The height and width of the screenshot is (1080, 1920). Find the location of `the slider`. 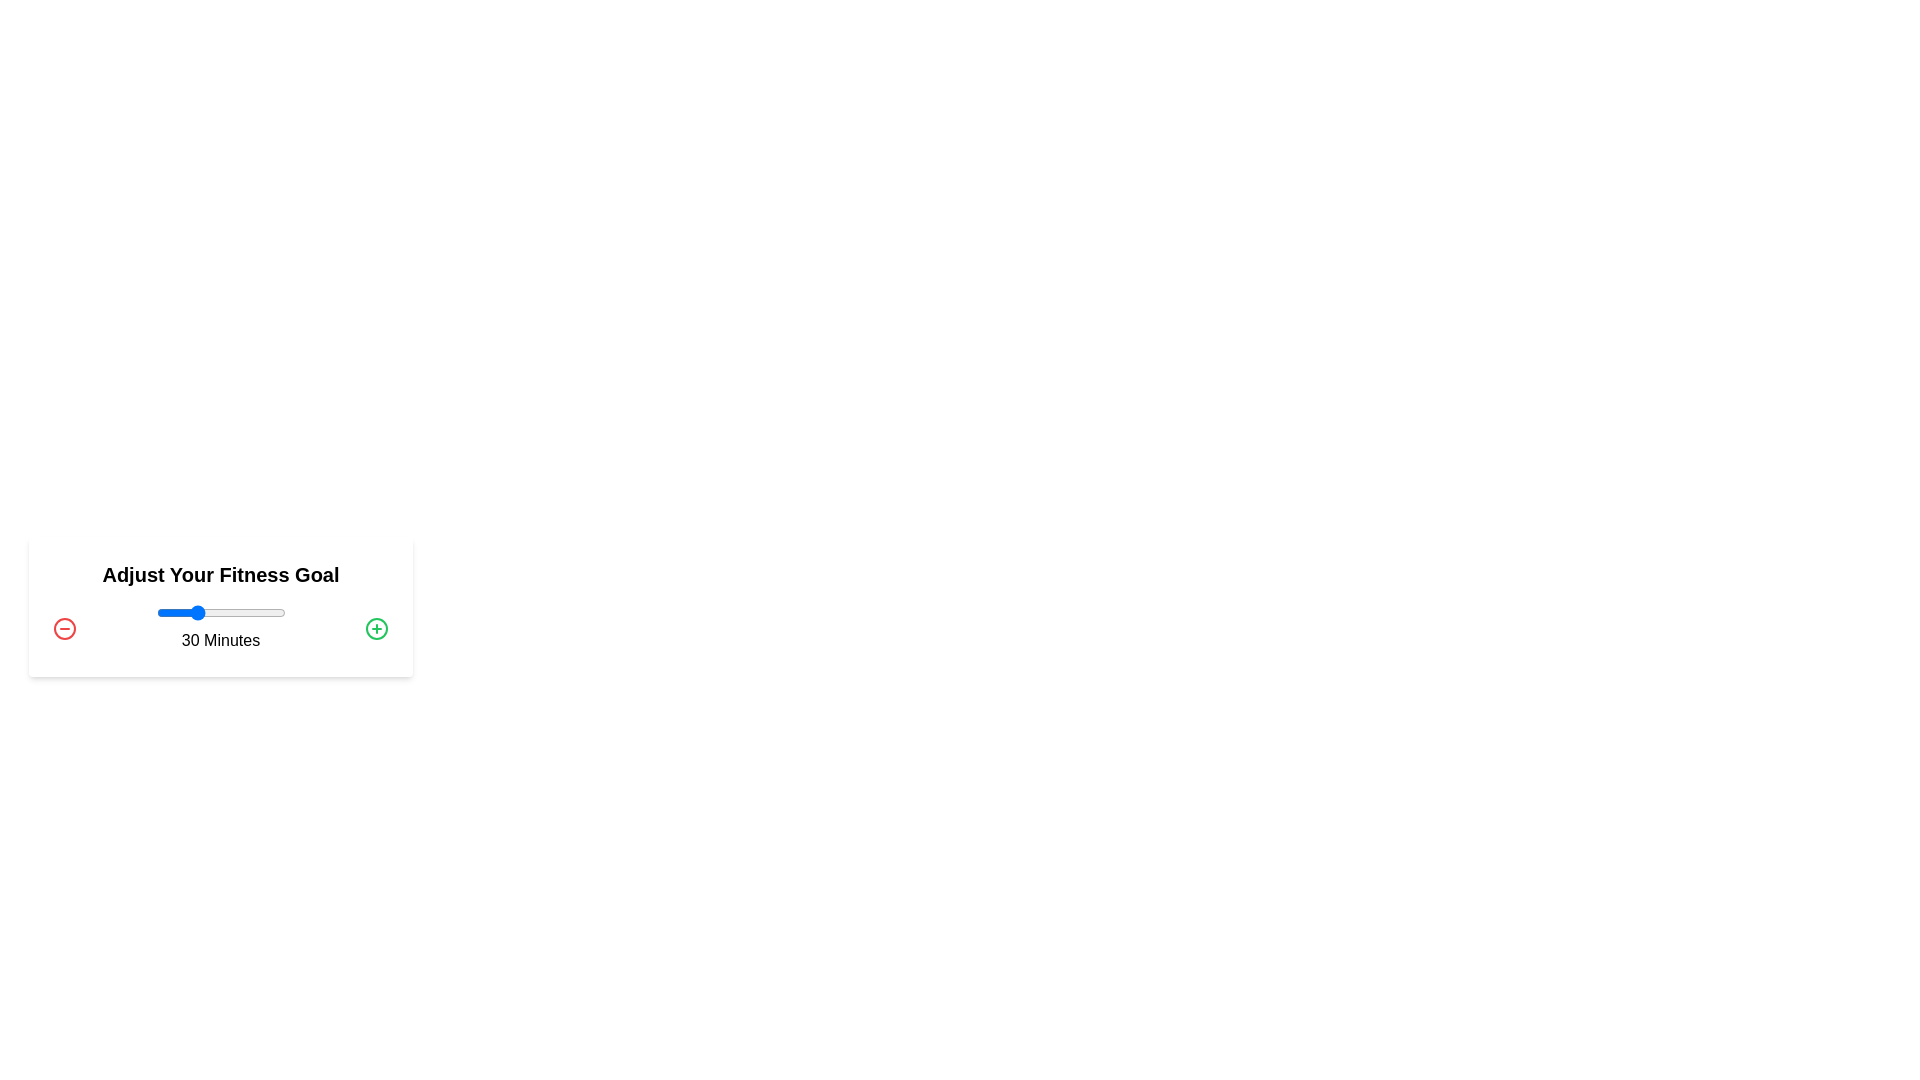

the slider is located at coordinates (218, 612).